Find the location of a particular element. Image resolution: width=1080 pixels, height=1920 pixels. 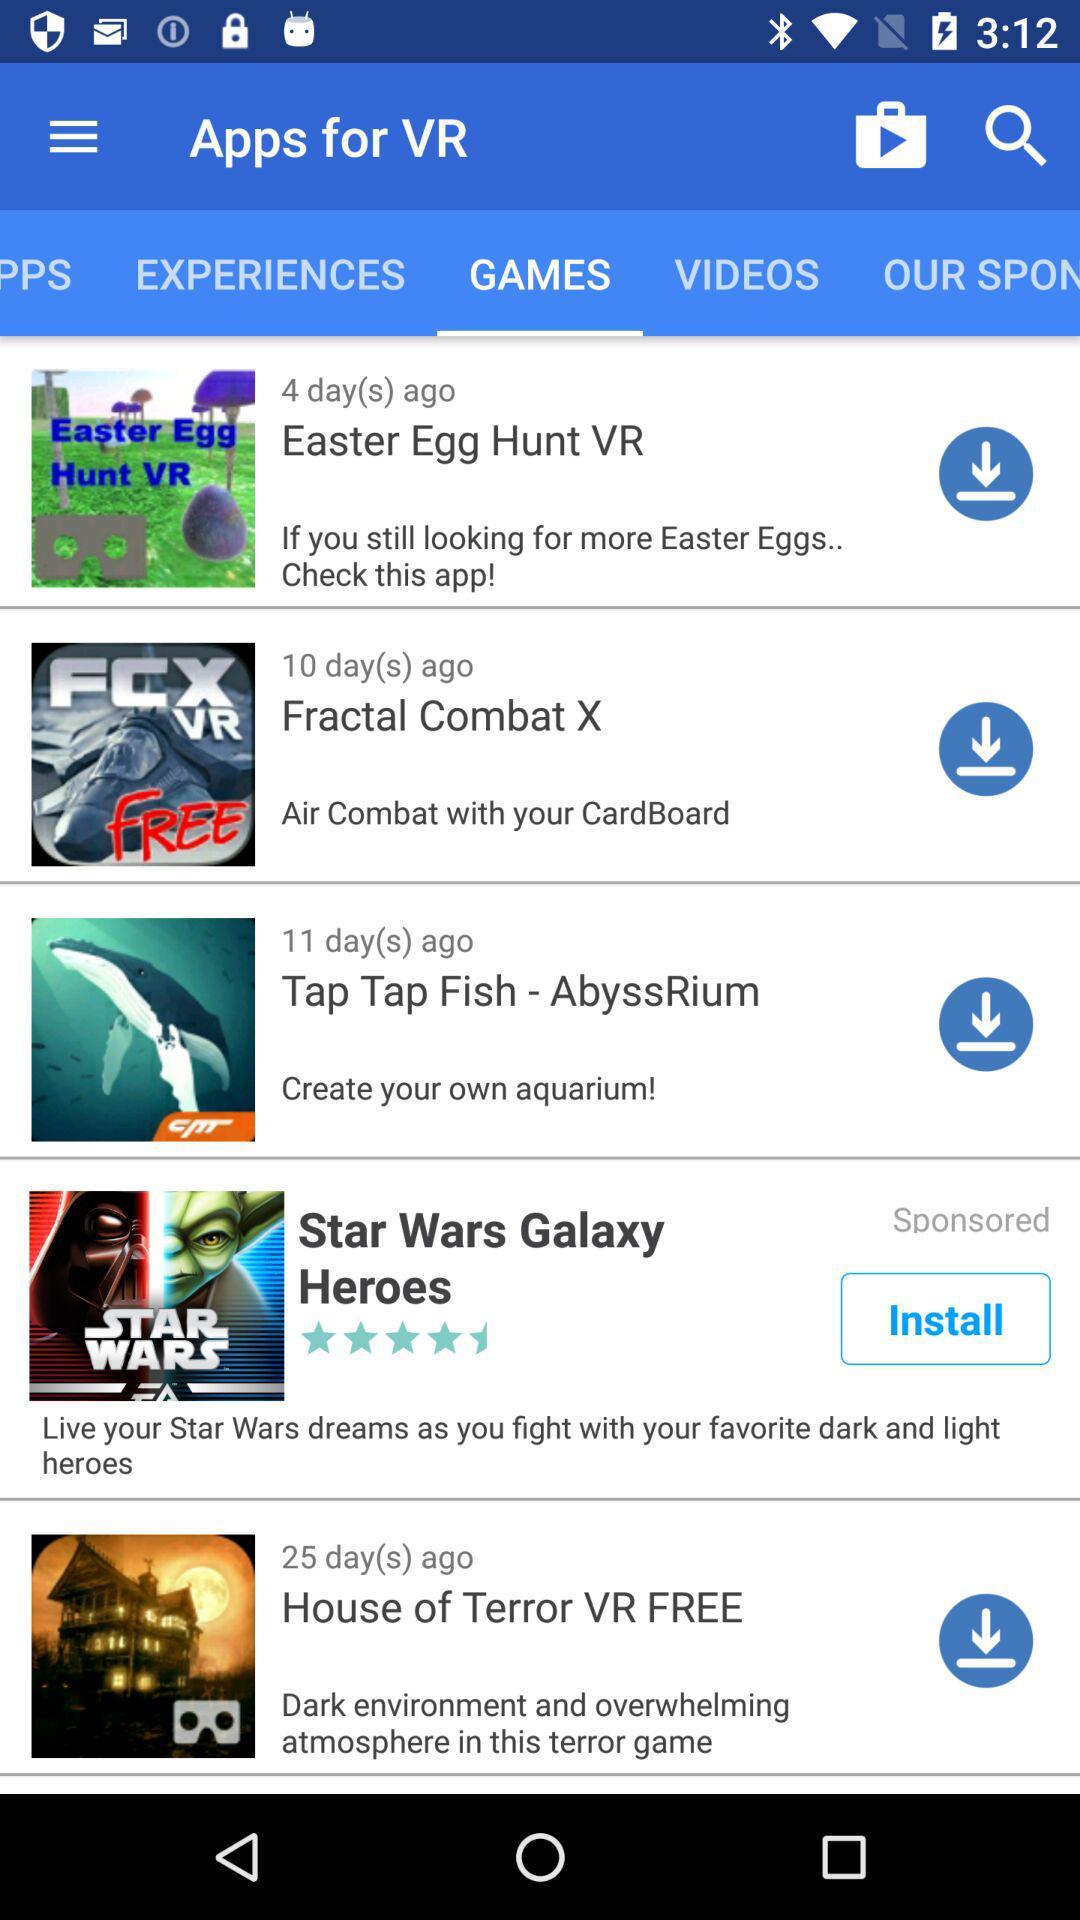

icon next to apps for vr icon is located at coordinates (890, 135).